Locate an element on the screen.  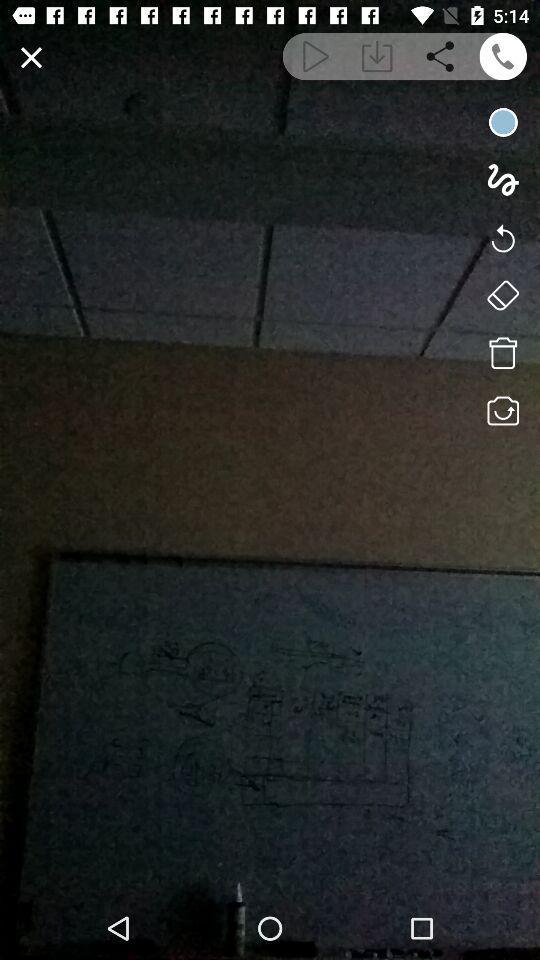
free high-quality video voice and group calling app for everyone simple reliable secure and fun is located at coordinates (502, 55).